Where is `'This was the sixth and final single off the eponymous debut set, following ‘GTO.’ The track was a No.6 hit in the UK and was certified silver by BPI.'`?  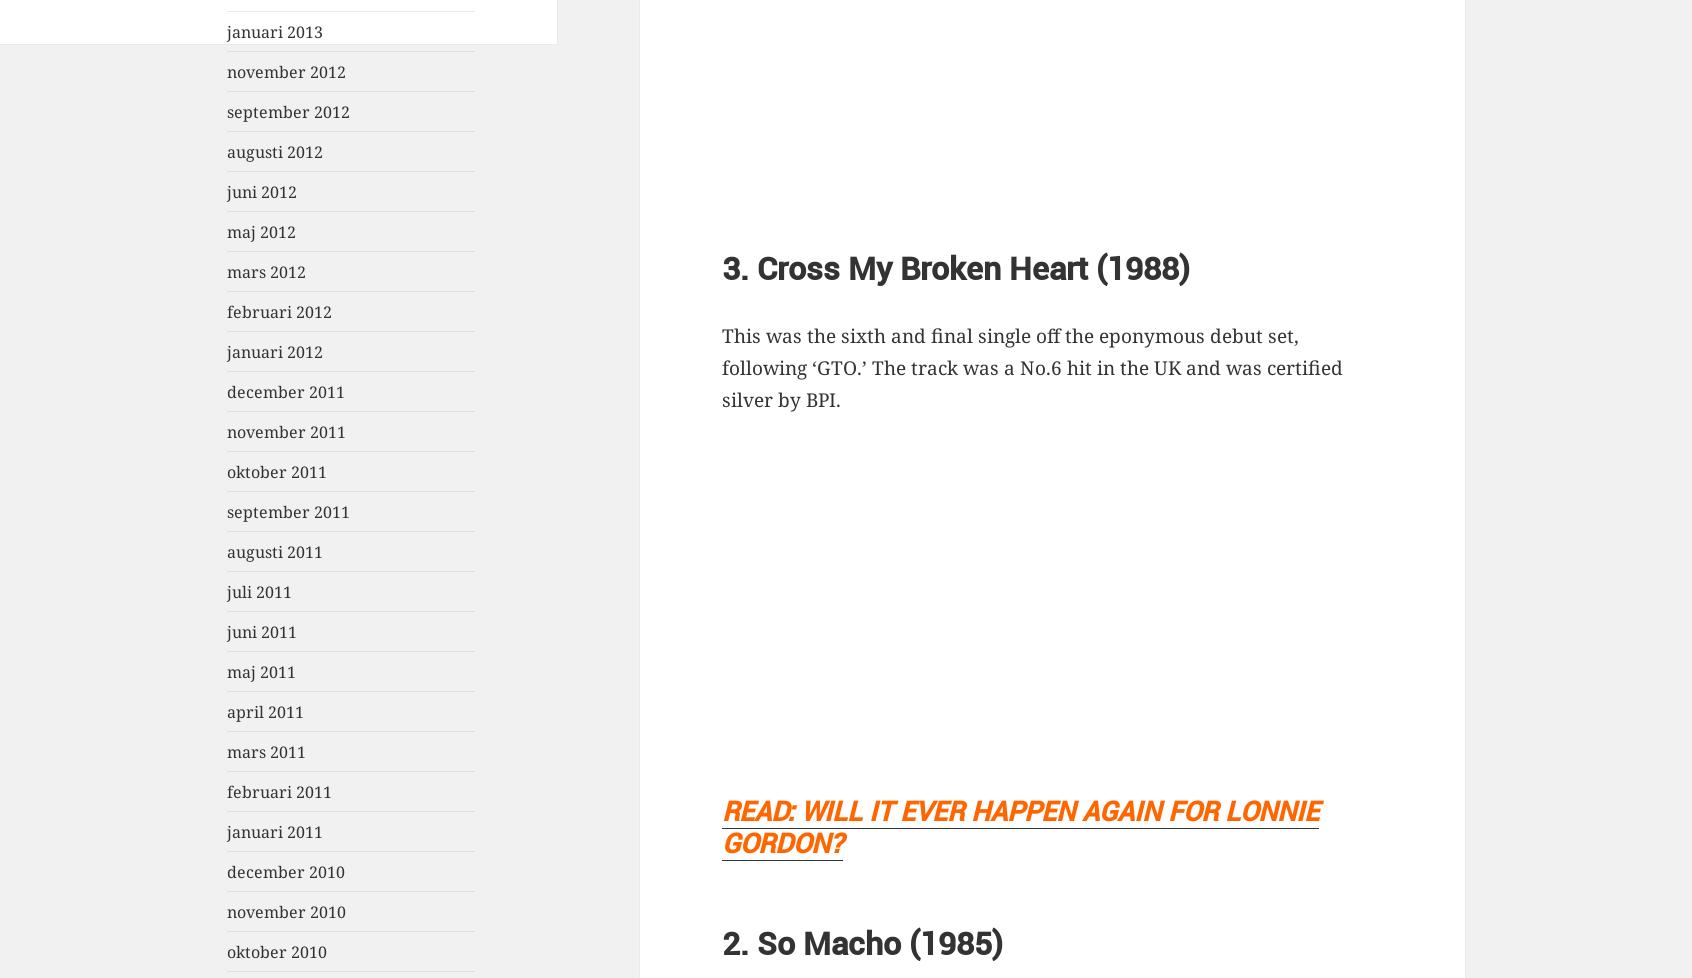
'This was the sixth and final single off the eponymous debut set, following ‘GTO.’ The track was a No.6 hit in the UK and was certified silver by BPI.' is located at coordinates (1031, 366).